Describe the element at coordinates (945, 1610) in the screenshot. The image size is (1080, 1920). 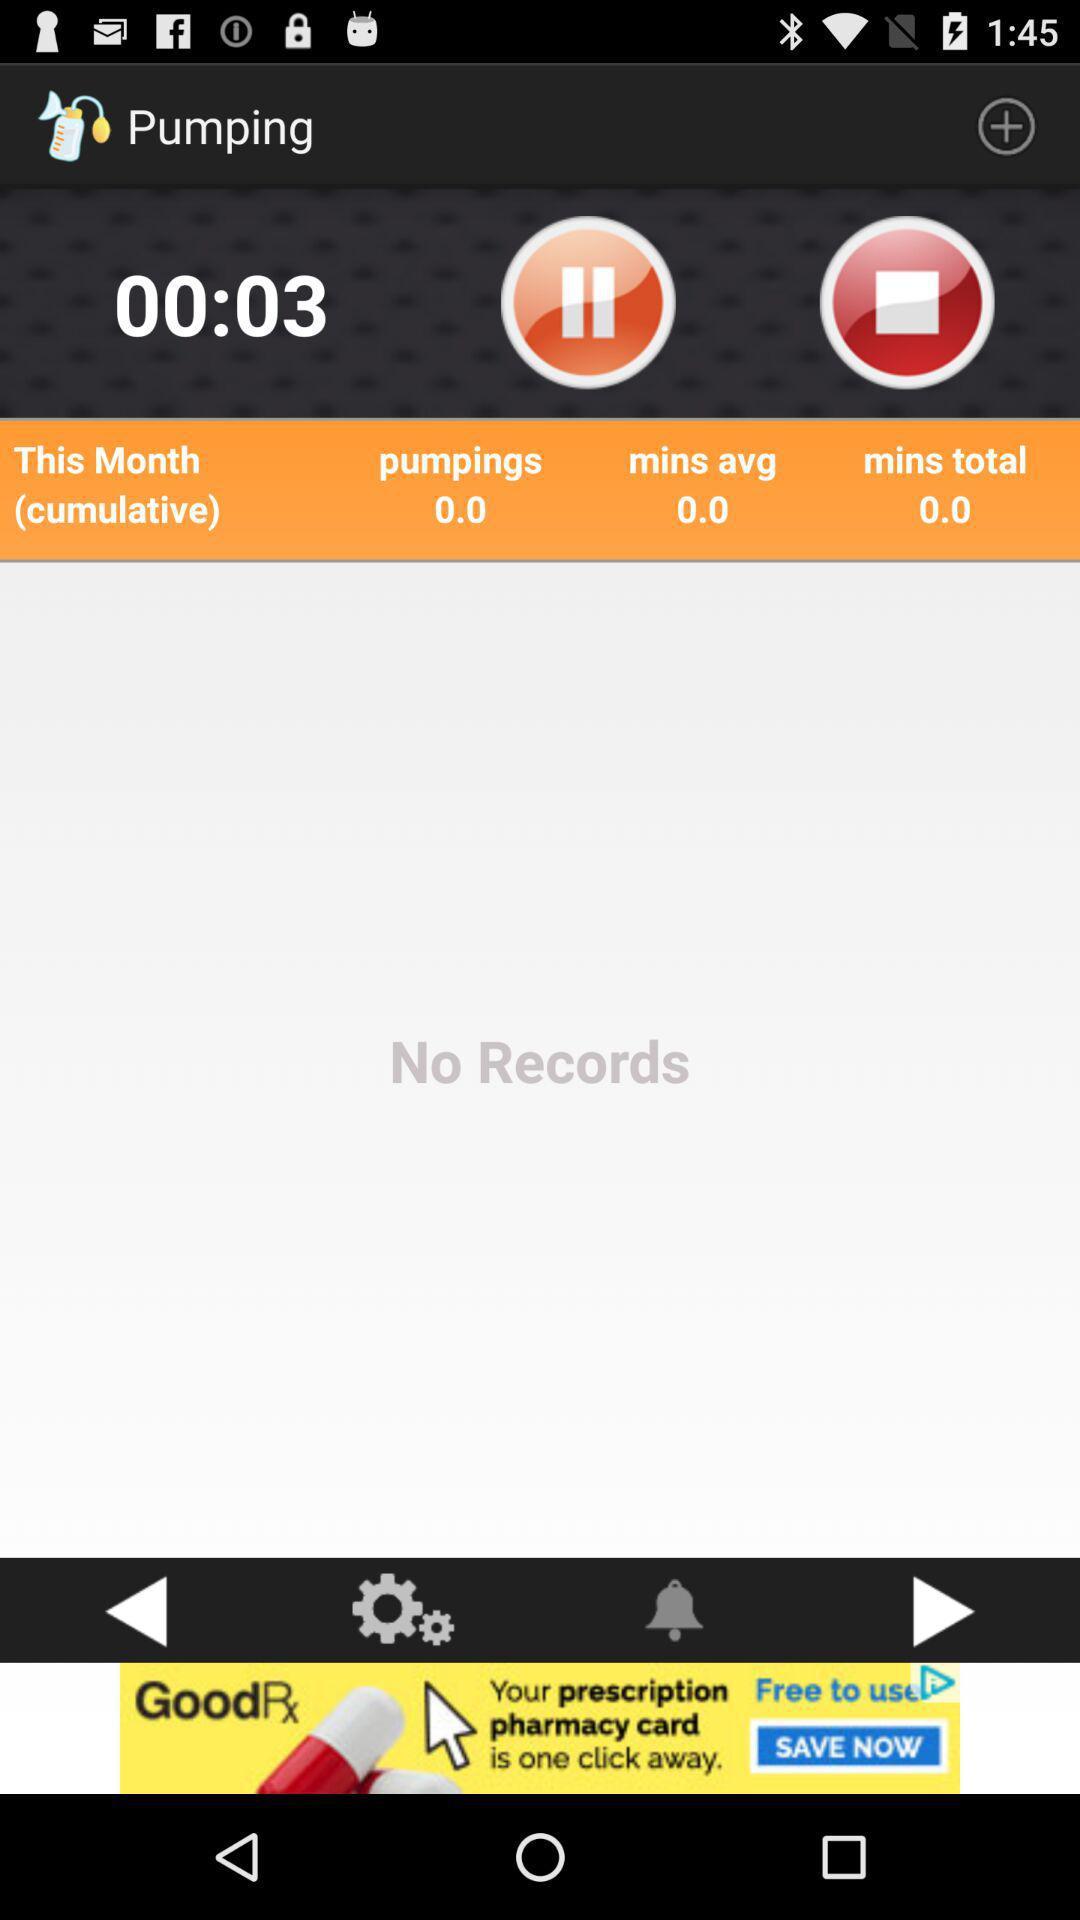
I see `button` at that location.